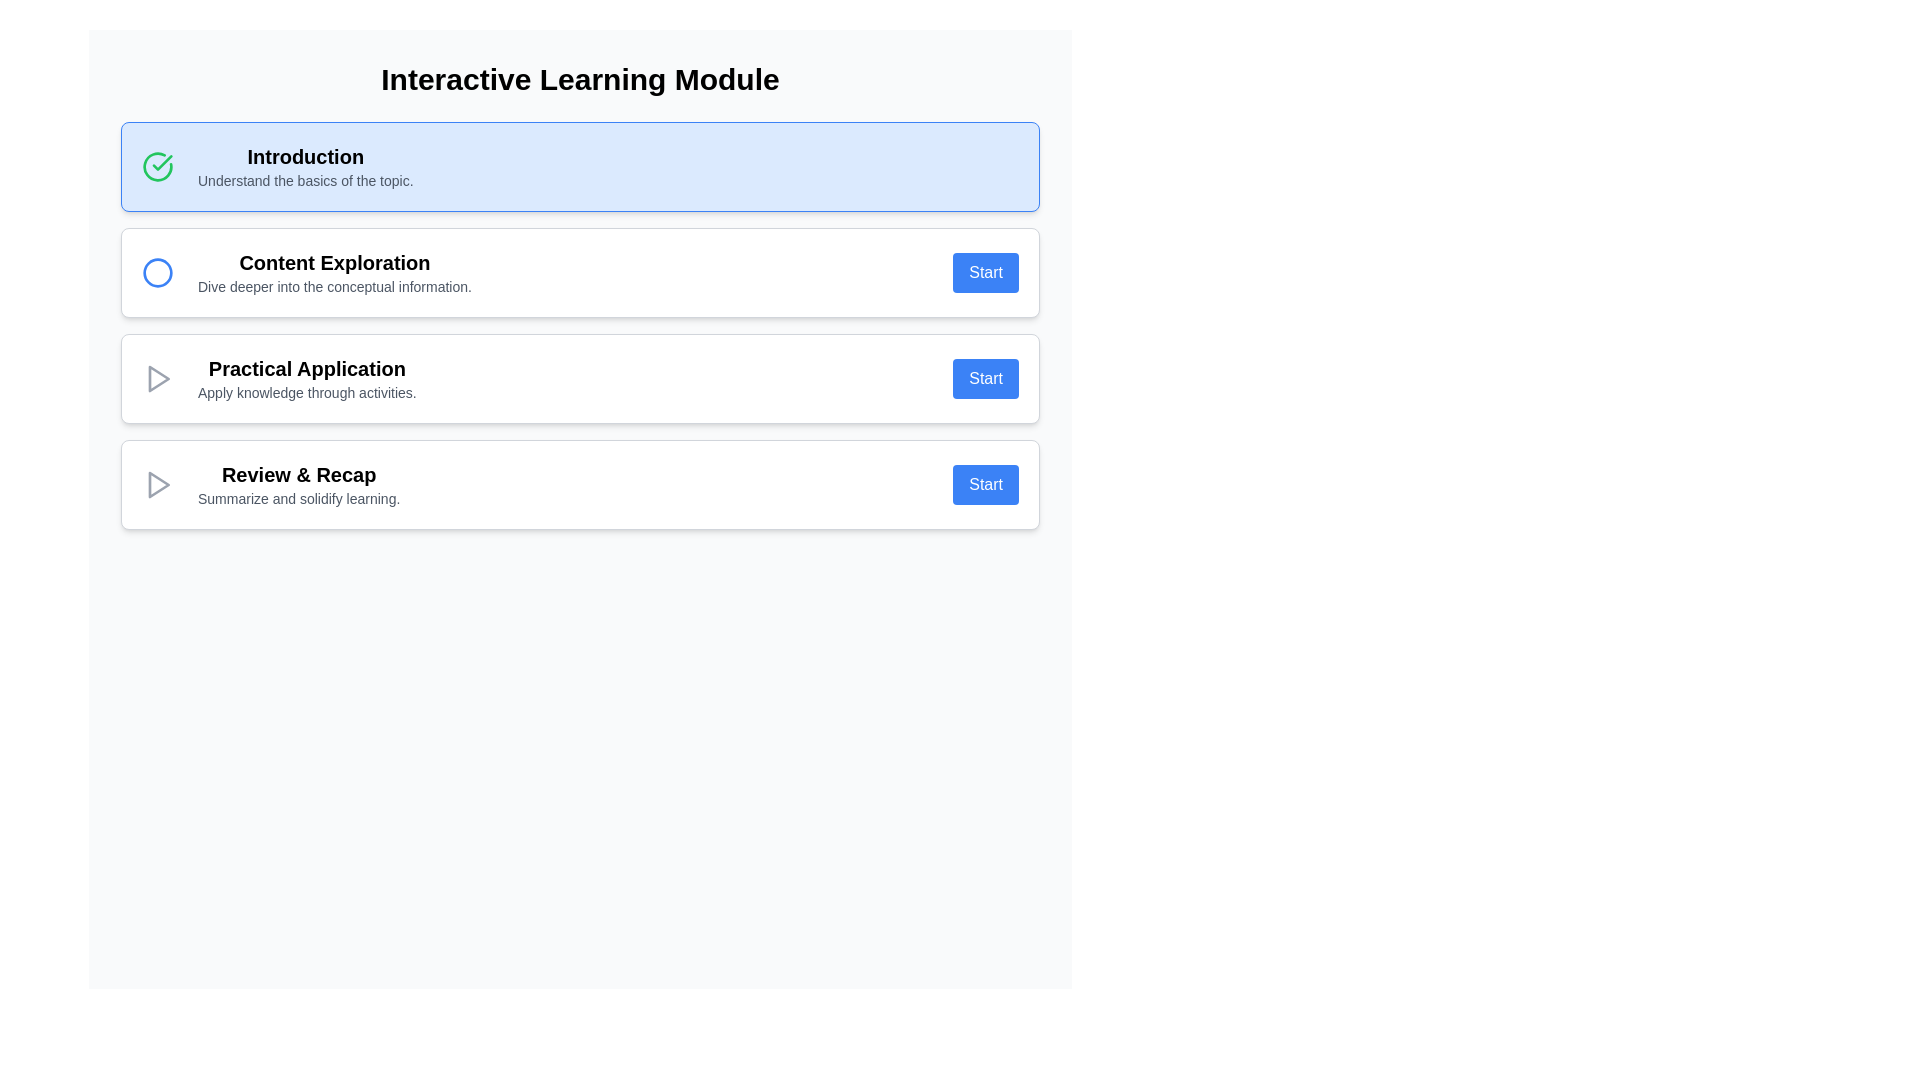 The width and height of the screenshot is (1920, 1080). Describe the element at coordinates (157, 165) in the screenshot. I see `the status indicator icon located in the upper-left corner of the 'Introduction' card, which signifies the completion or progress of the module` at that location.